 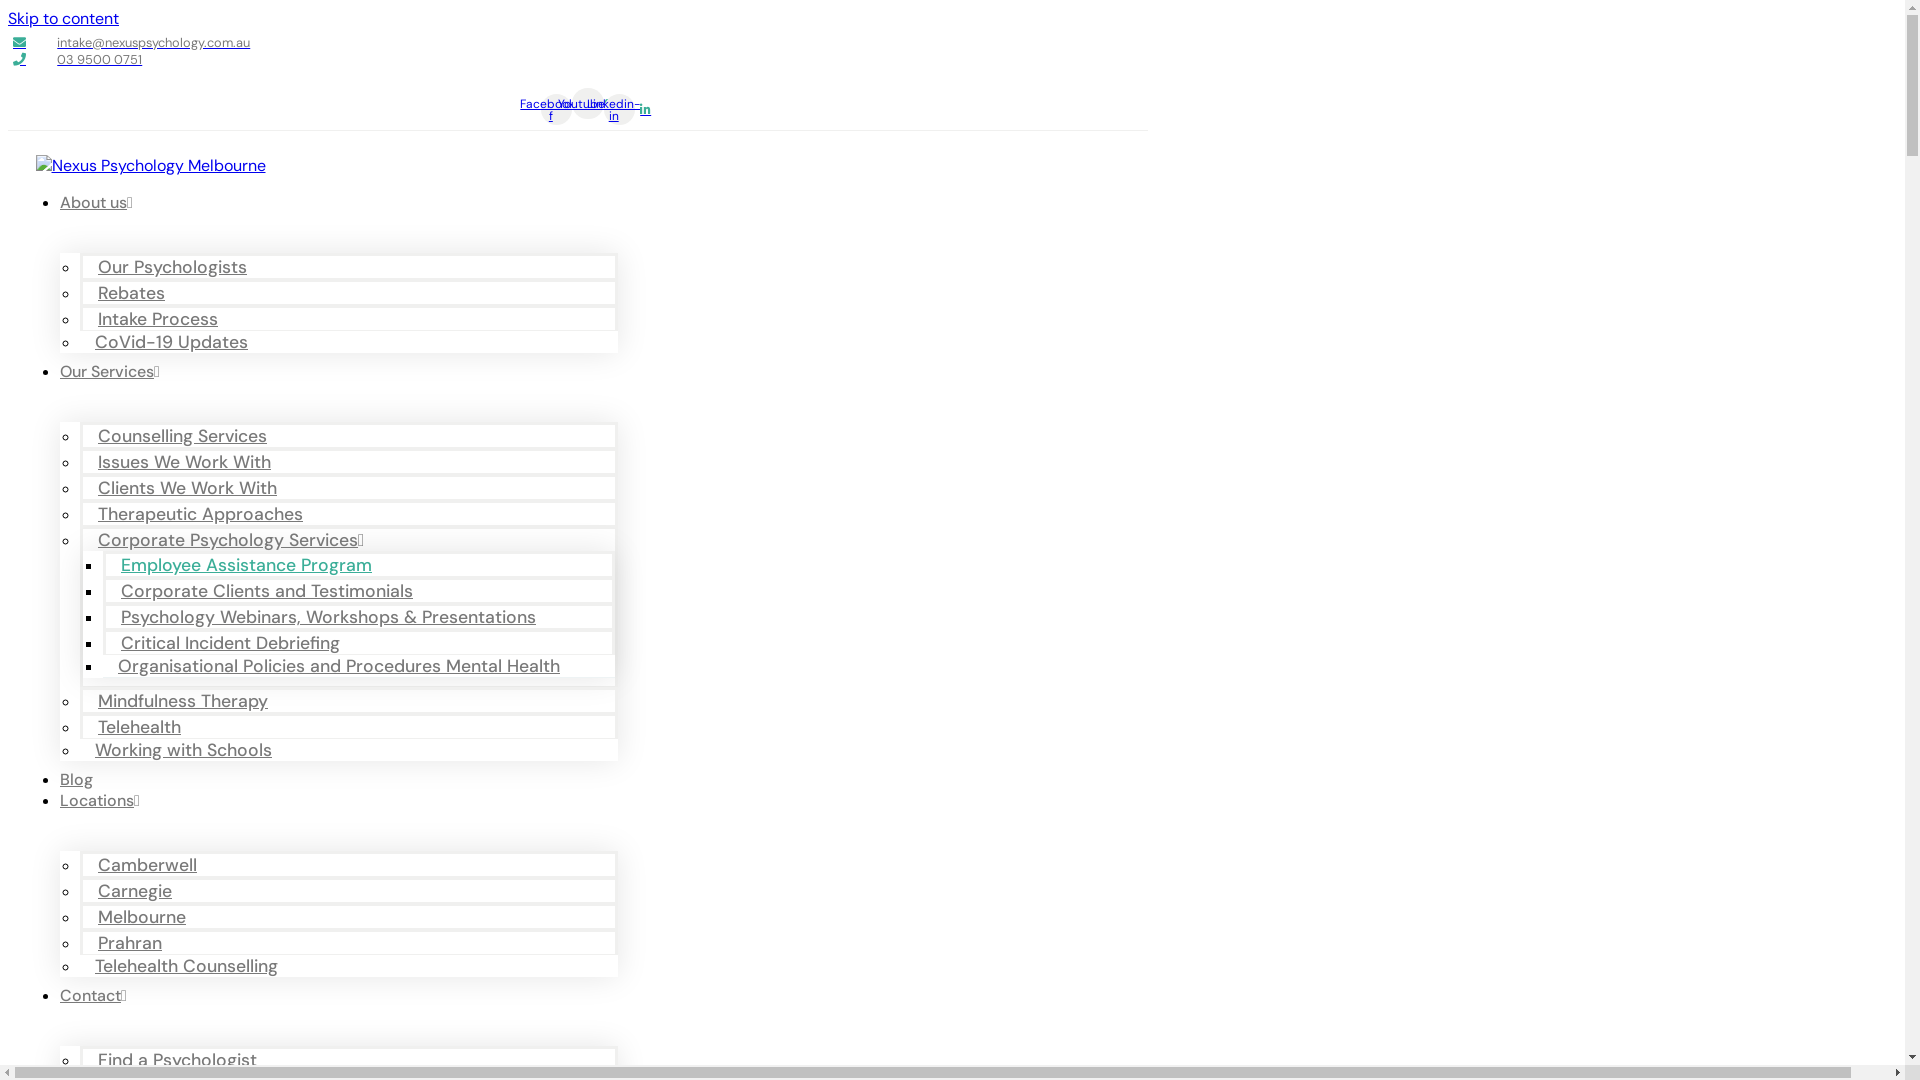 I want to click on 'Issues We Work With', so click(x=189, y=462).